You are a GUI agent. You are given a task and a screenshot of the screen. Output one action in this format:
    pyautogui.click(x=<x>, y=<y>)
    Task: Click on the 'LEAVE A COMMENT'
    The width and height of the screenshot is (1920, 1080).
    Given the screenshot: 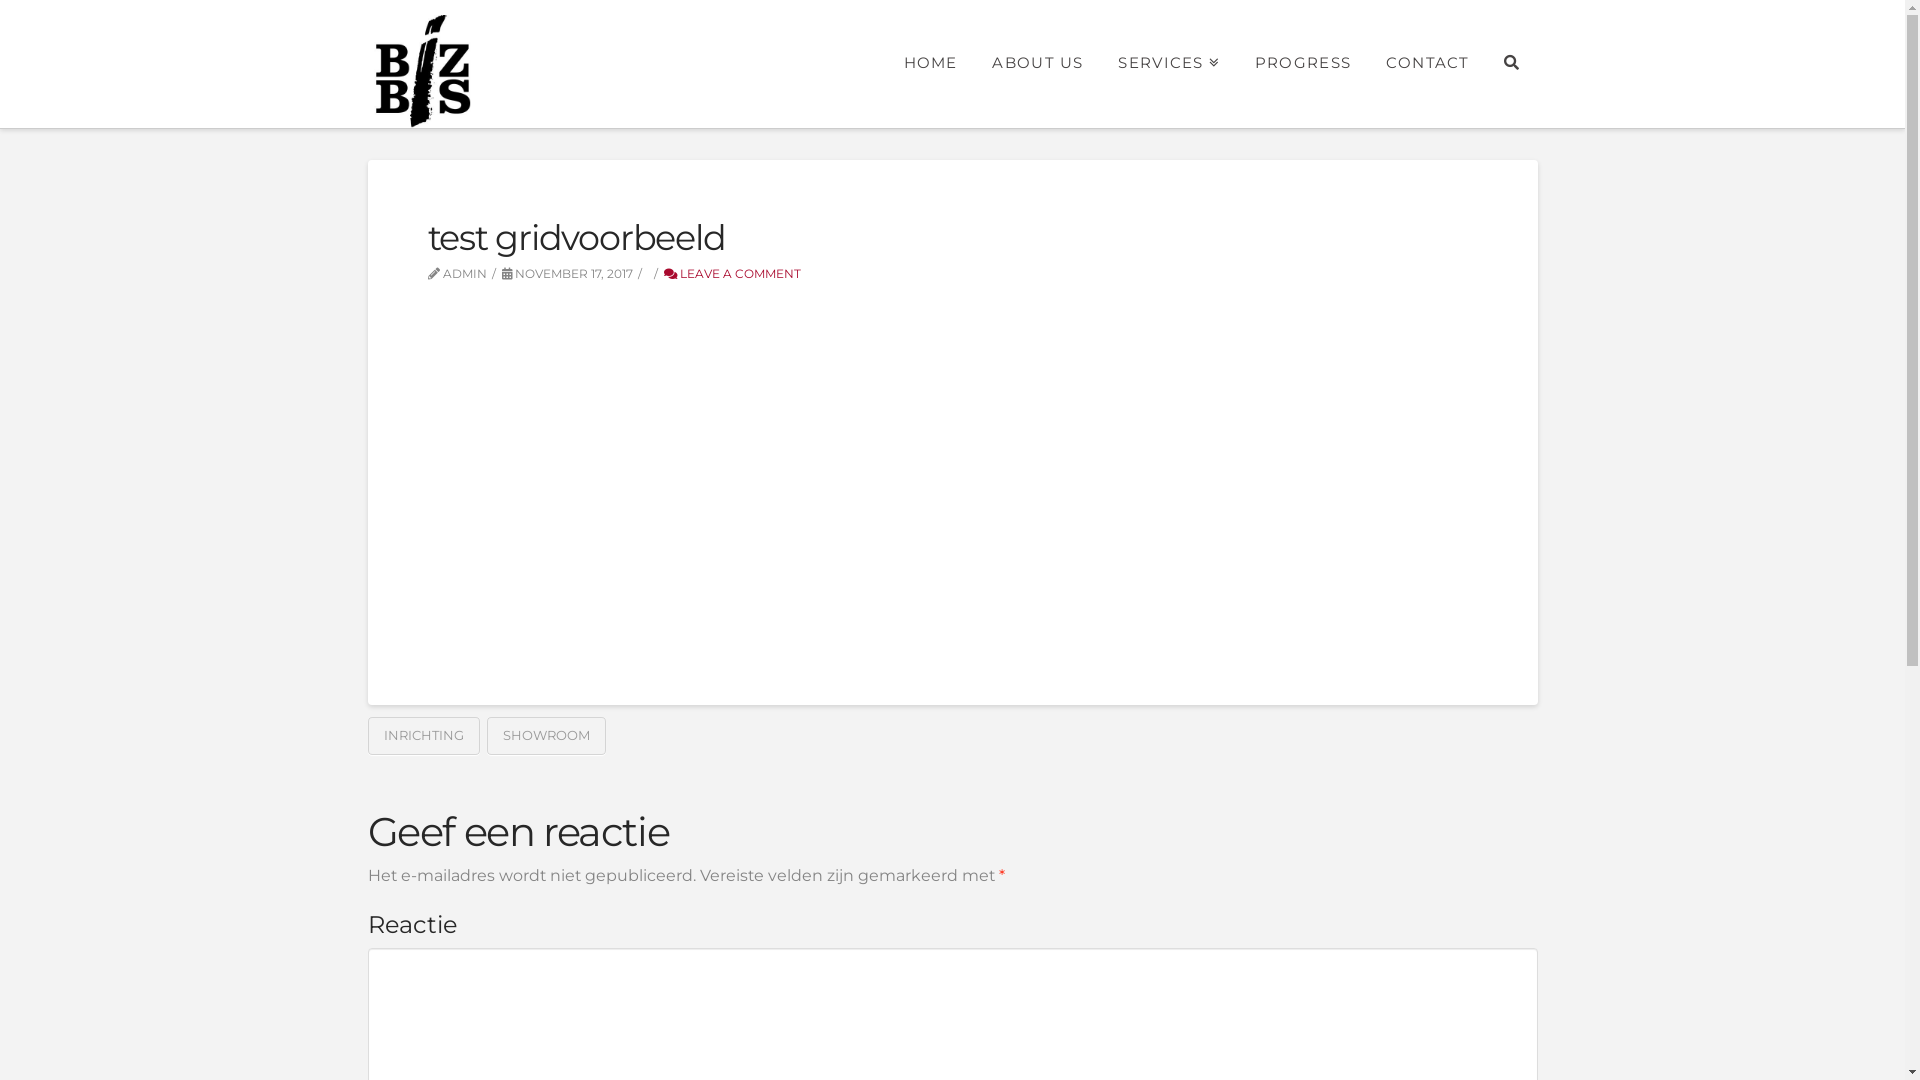 What is the action you would take?
    pyautogui.click(x=731, y=273)
    